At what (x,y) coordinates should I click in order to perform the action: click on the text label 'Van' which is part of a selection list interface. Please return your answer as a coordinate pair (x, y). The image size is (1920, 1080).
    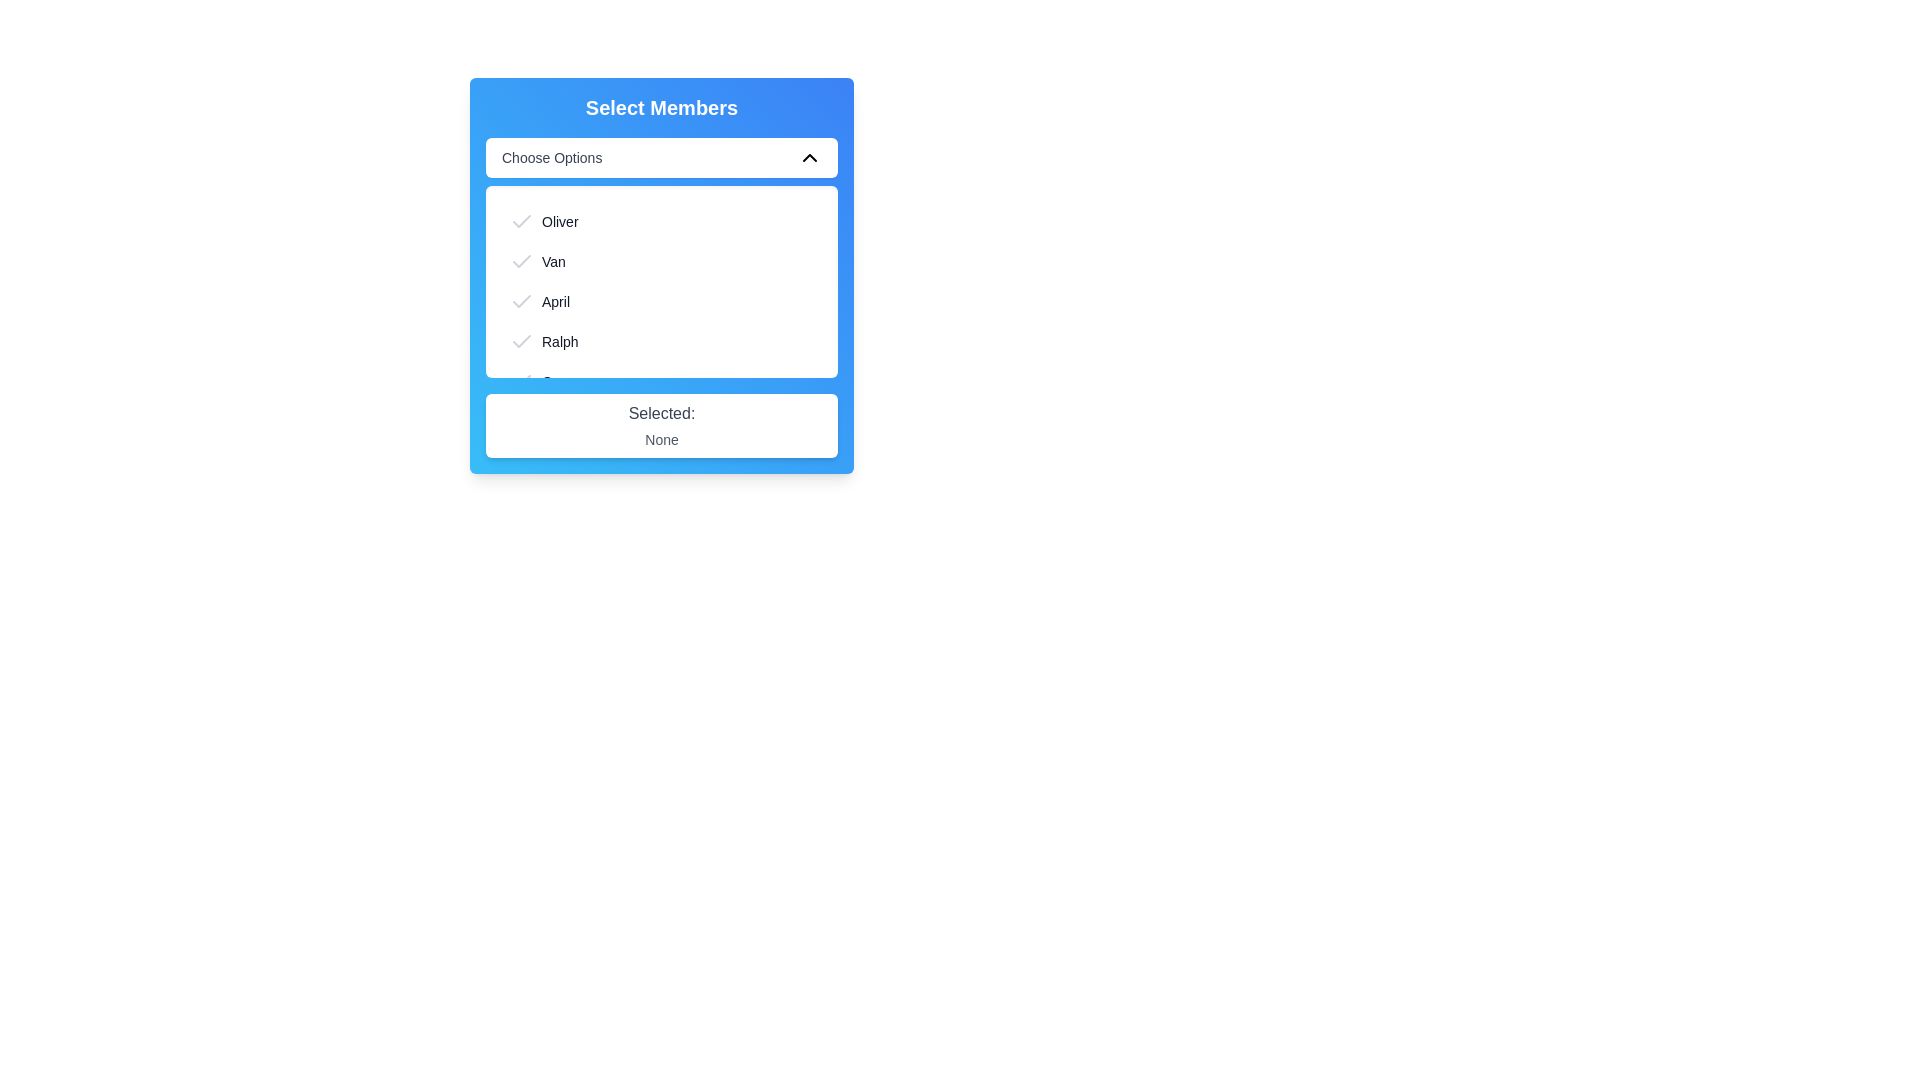
    Looking at the image, I should click on (553, 261).